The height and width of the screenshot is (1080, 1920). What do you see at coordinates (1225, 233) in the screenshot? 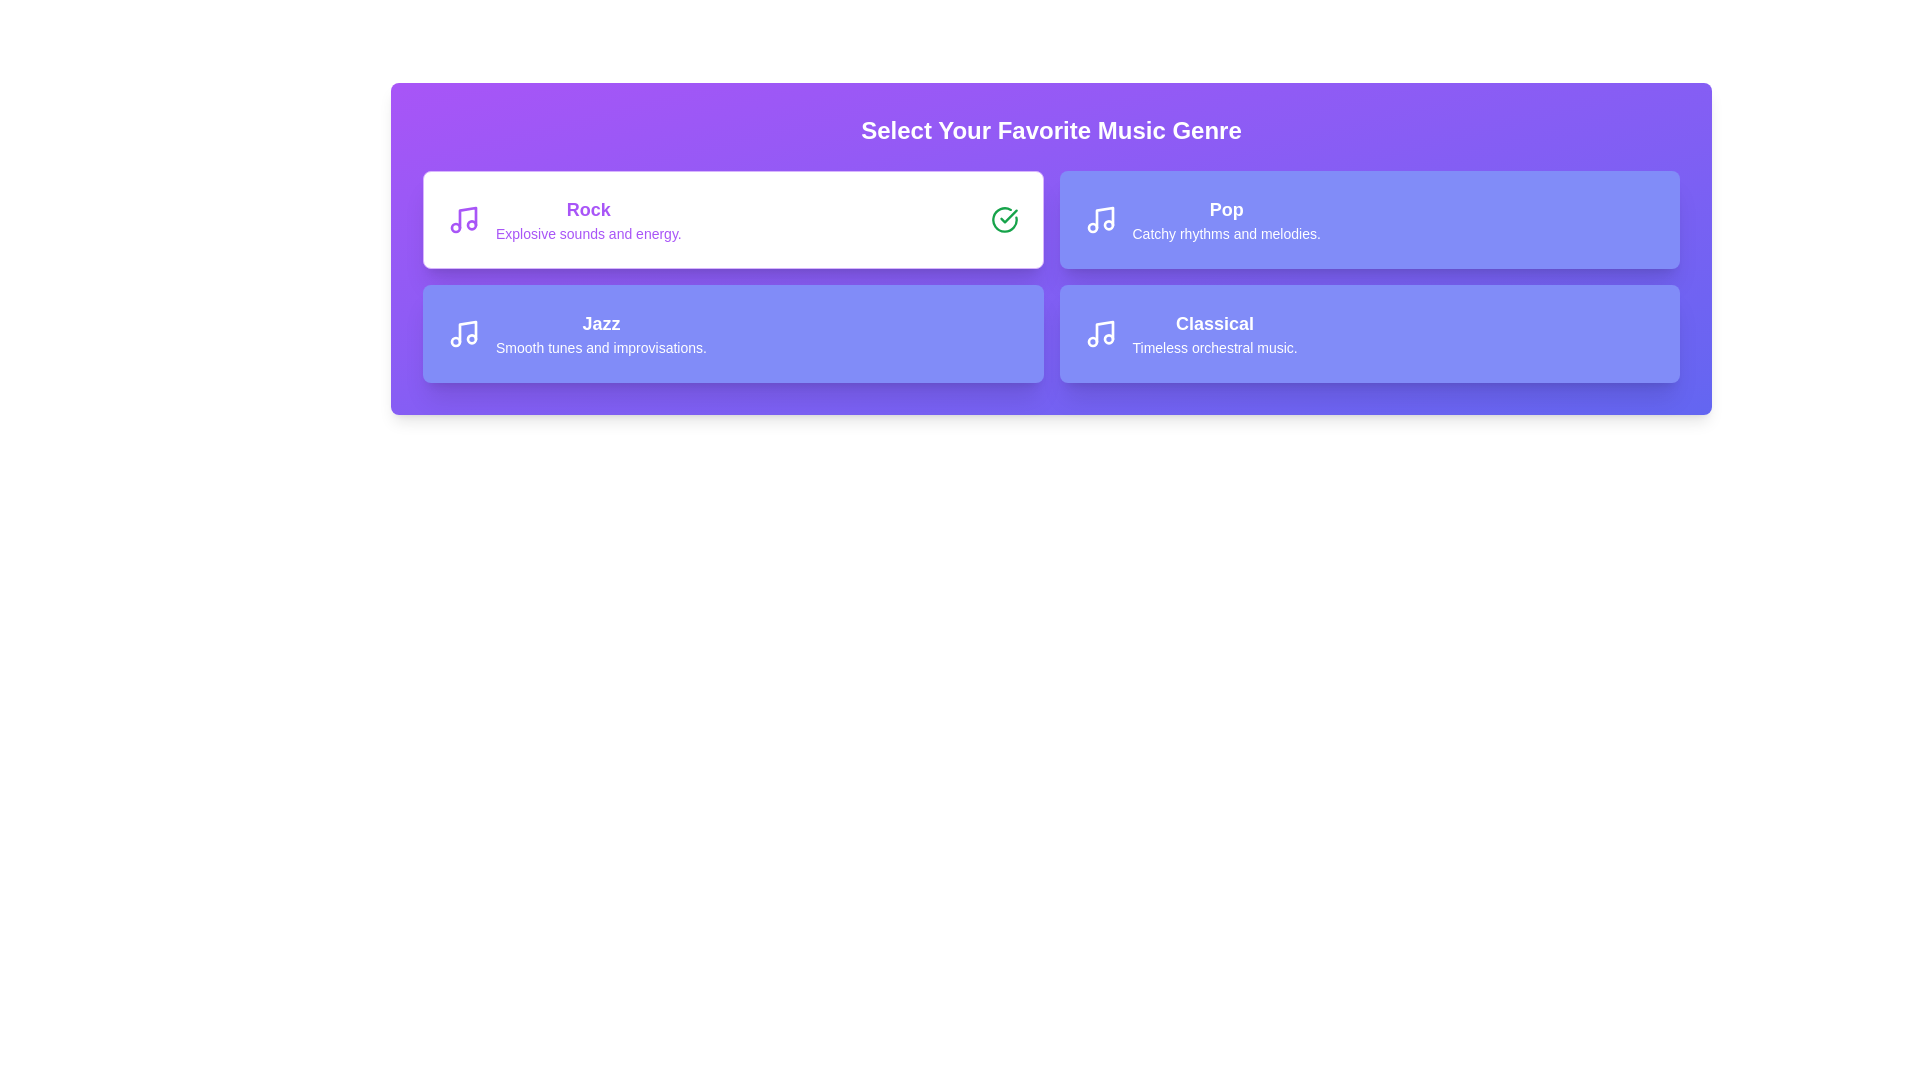
I see `the static text label that describes the 'Pop' music genre, located in the right half of the interface, below the heading 'Pop.'` at bounding box center [1225, 233].